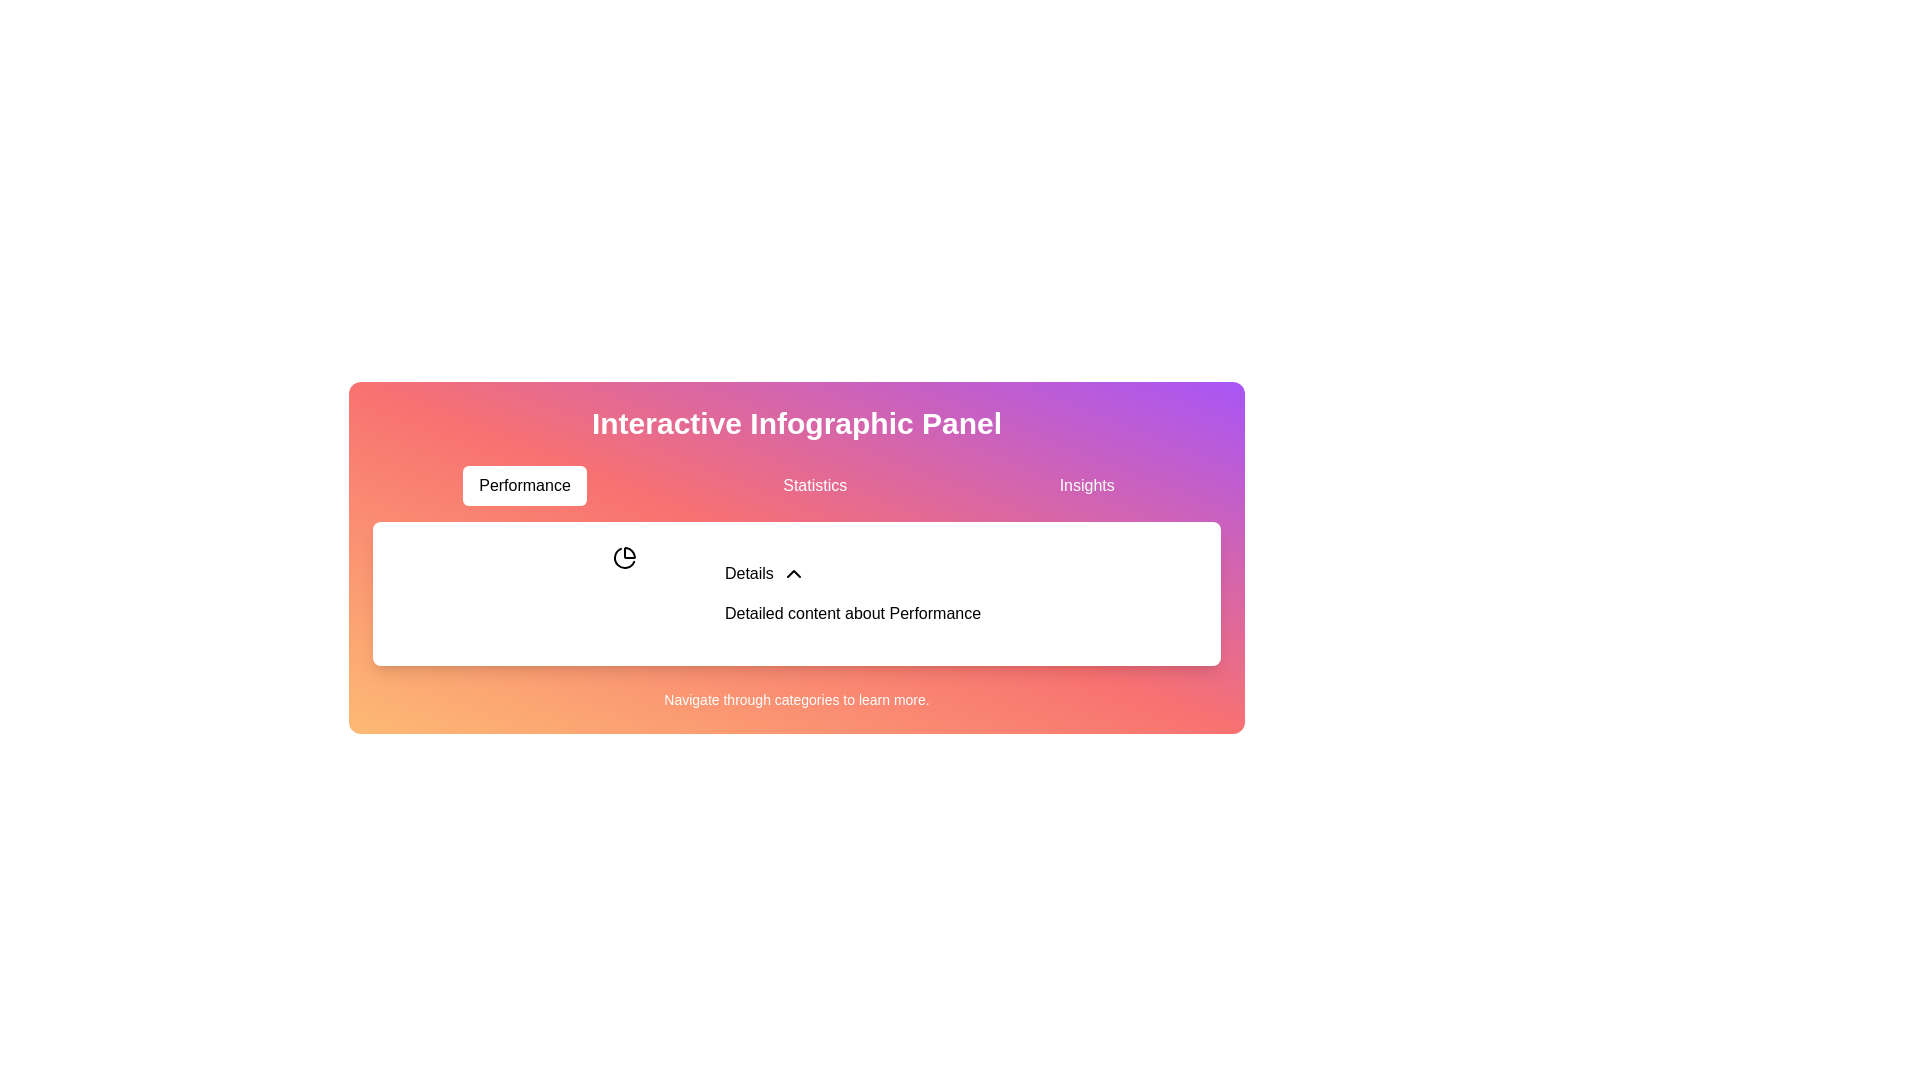 This screenshot has width=1920, height=1080. What do you see at coordinates (623, 558) in the screenshot?
I see `the second segment of the pie chart icon located within the central content panel beneath the 'Performance' tab` at bounding box center [623, 558].